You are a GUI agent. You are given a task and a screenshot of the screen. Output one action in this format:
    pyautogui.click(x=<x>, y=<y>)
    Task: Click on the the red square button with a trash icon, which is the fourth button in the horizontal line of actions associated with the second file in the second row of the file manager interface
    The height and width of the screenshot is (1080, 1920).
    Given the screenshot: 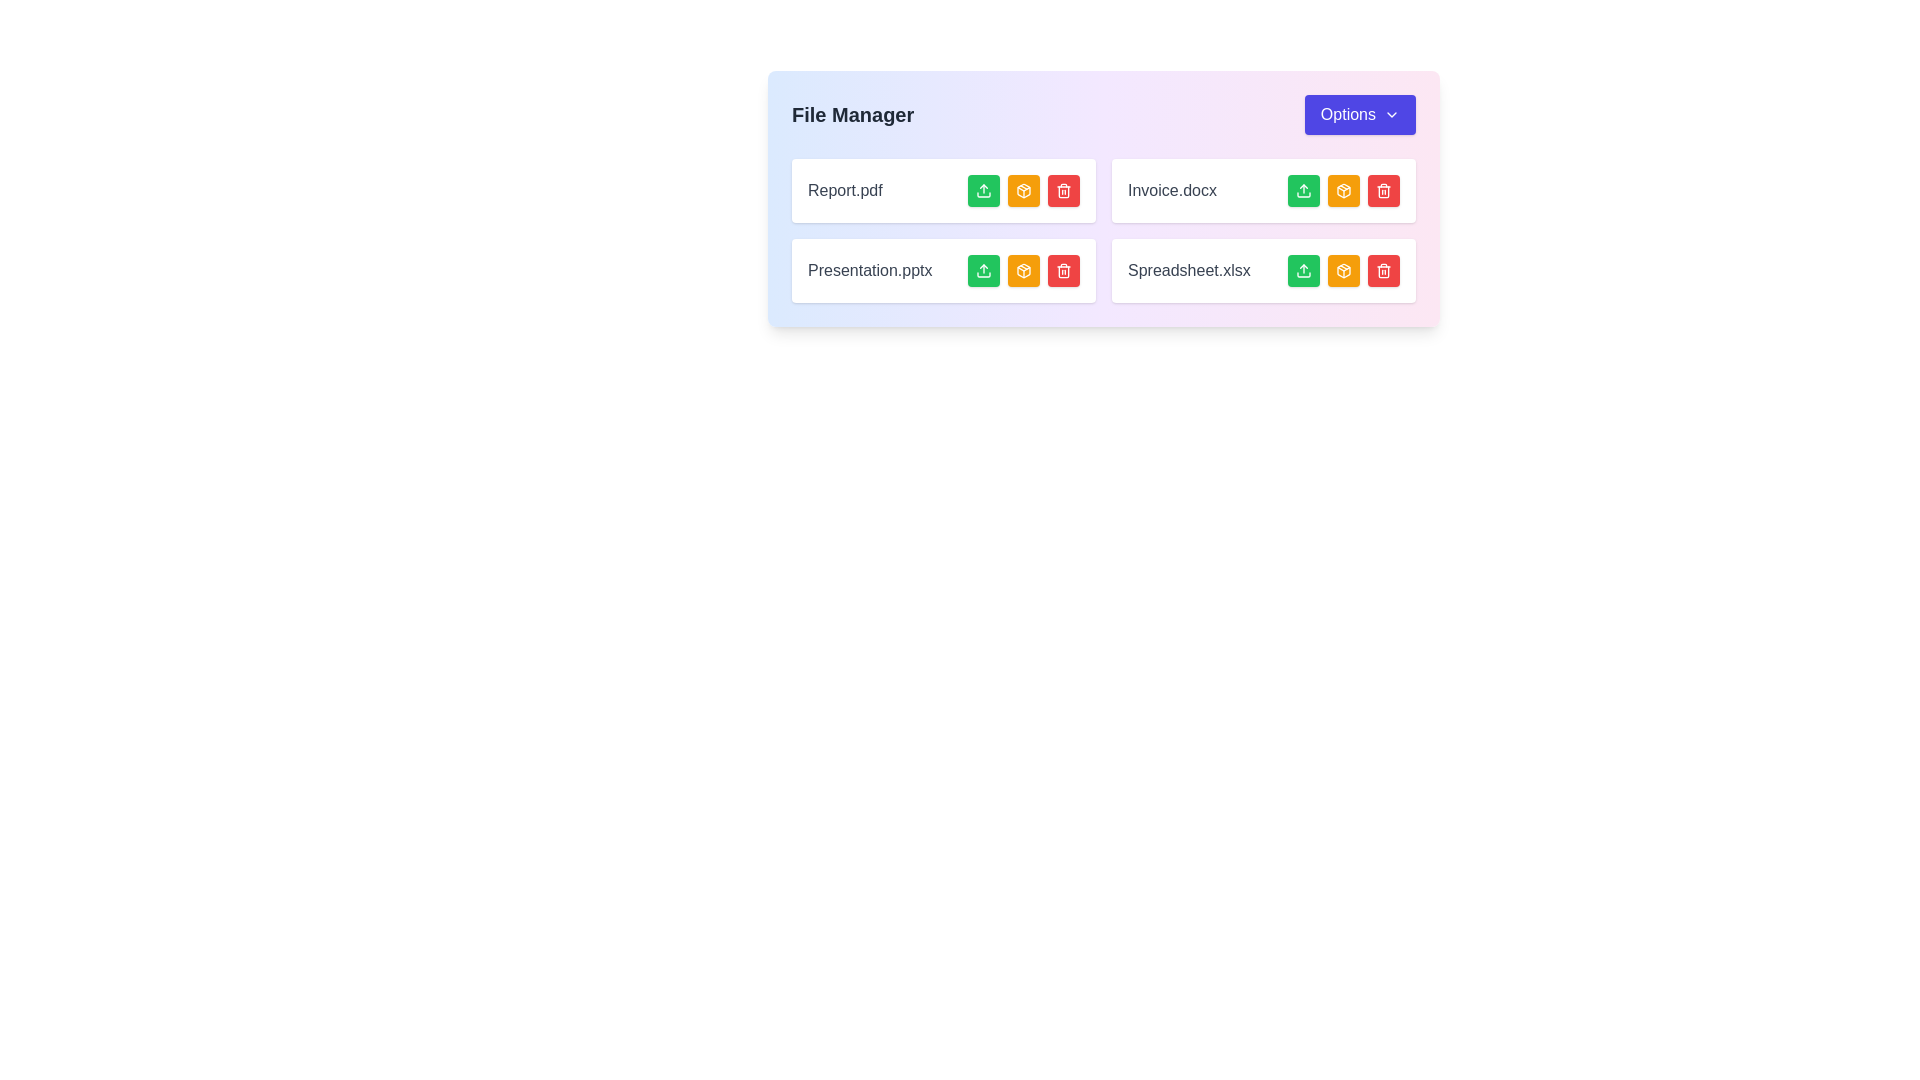 What is the action you would take?
    pyautogui.click(x=1382, y=191)
    